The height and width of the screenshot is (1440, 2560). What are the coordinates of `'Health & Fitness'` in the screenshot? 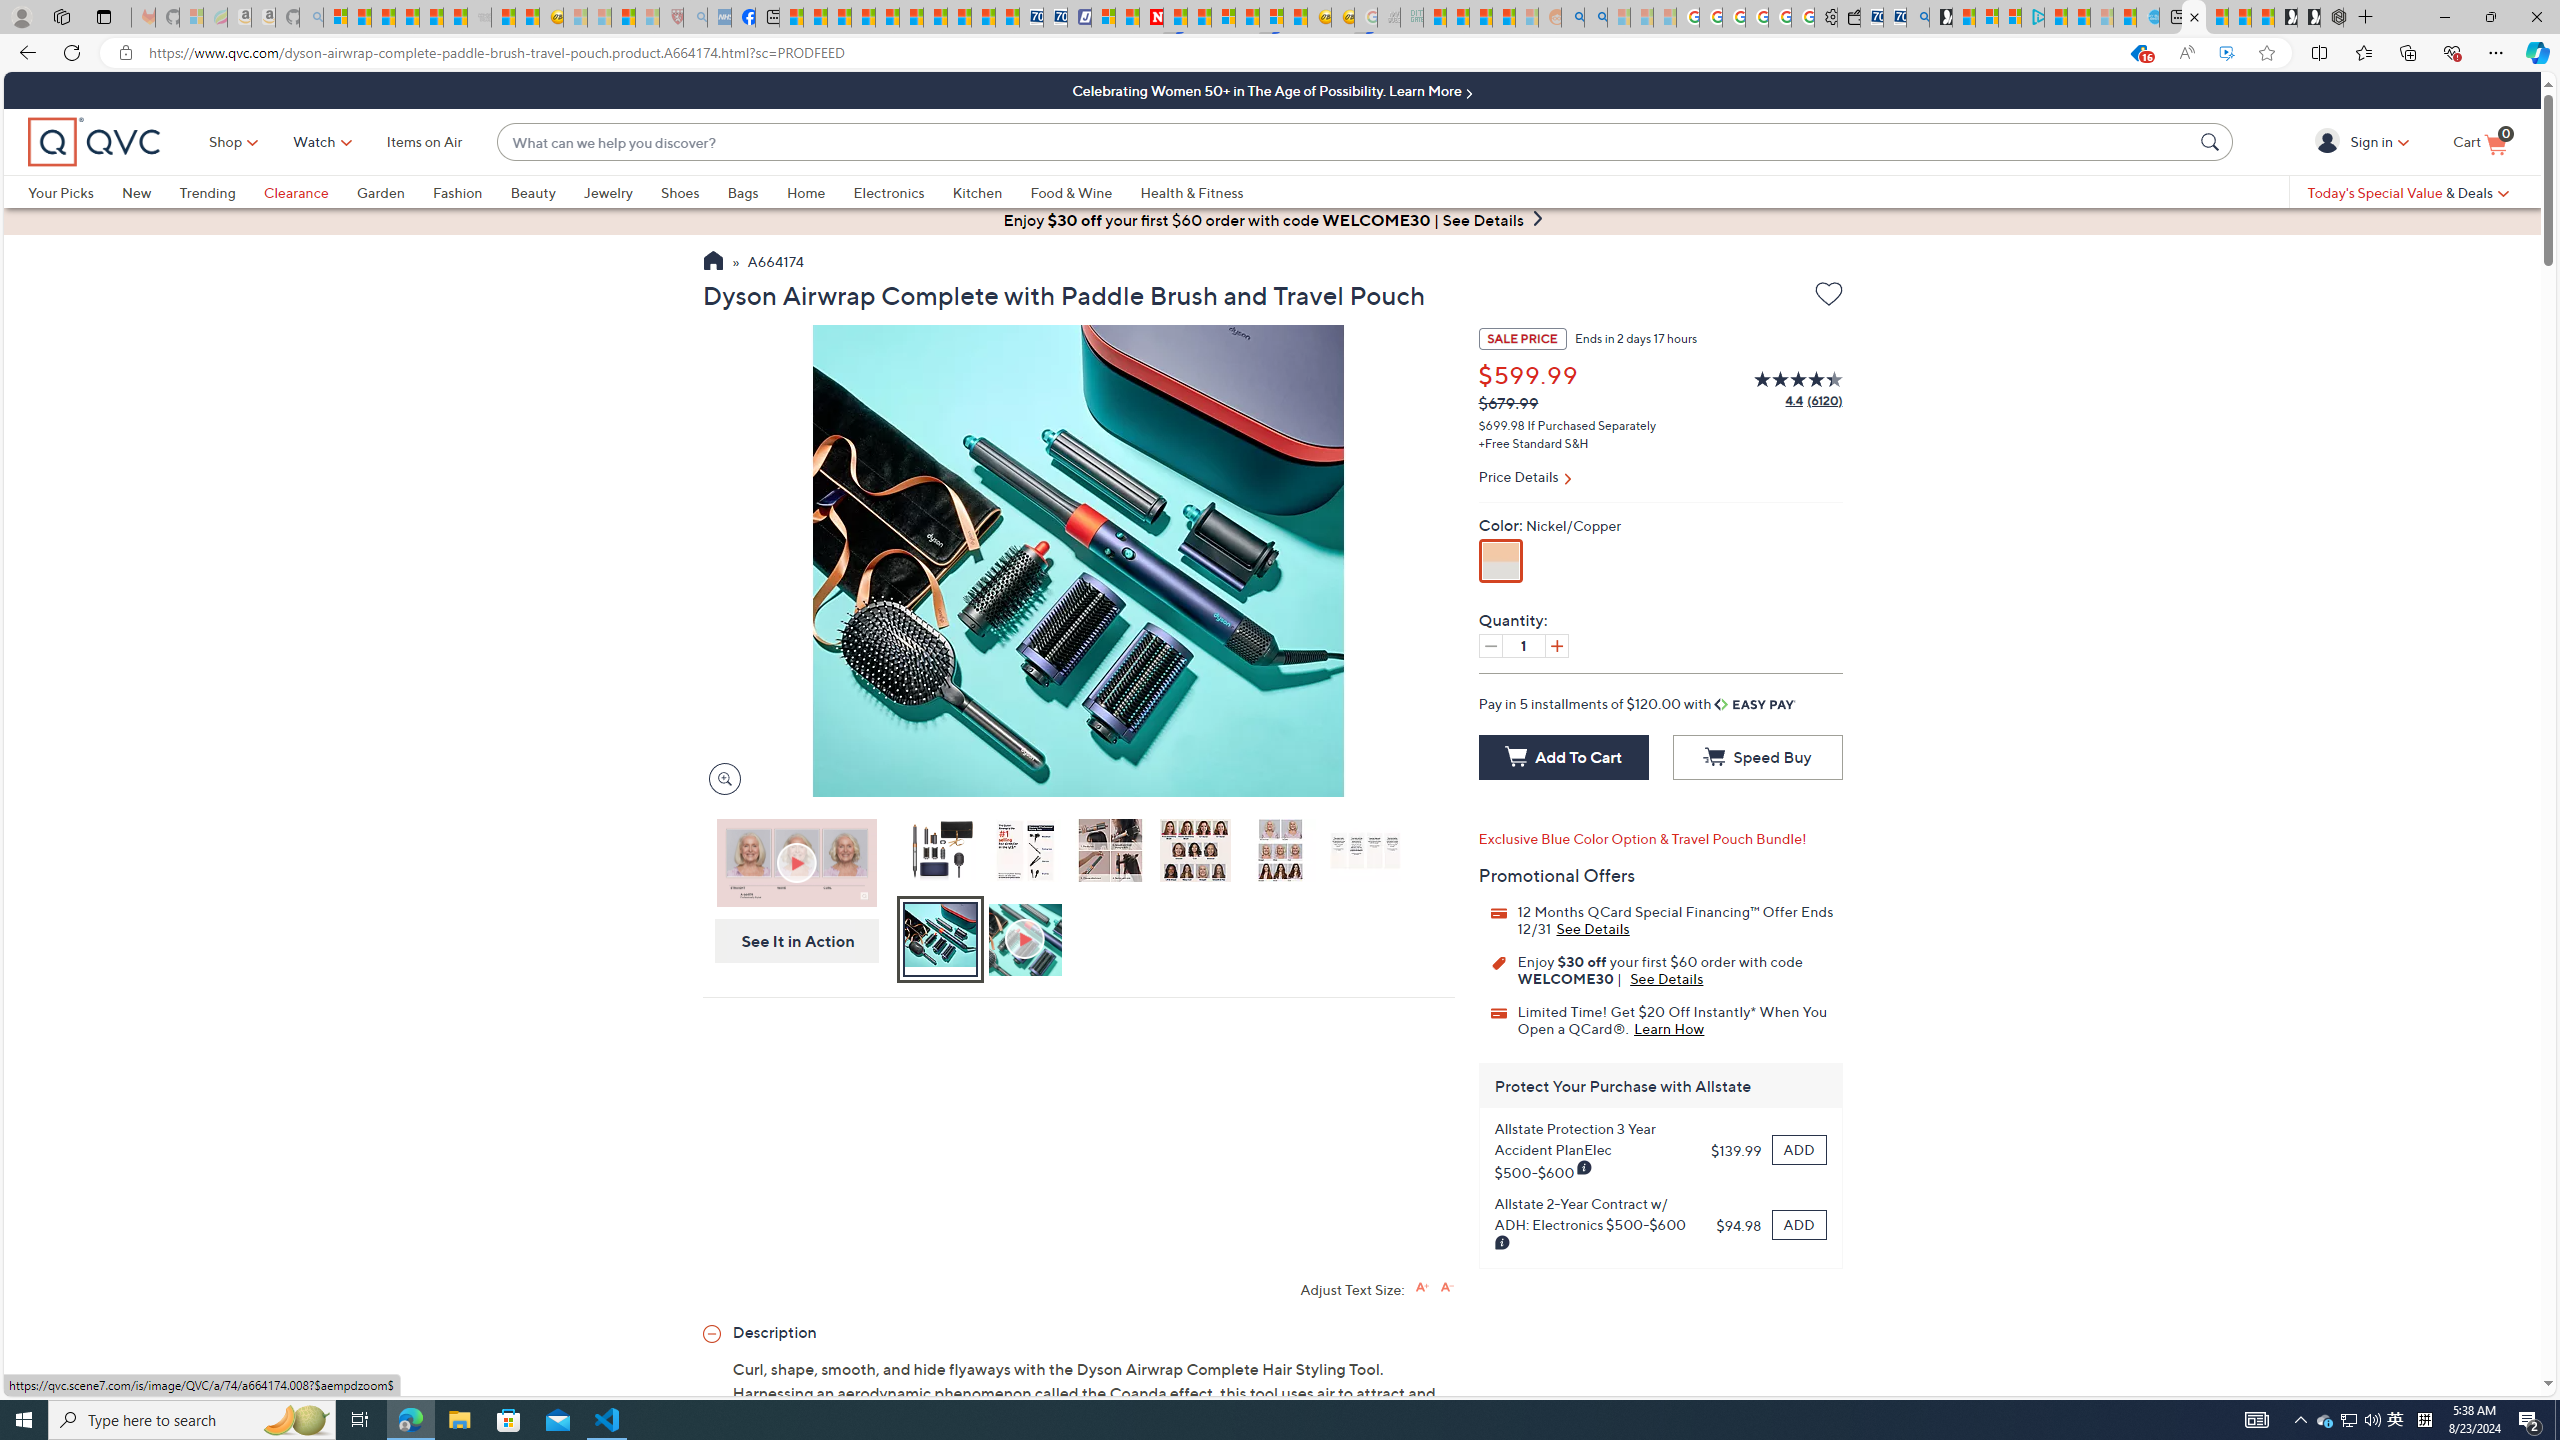 It's located at (1195, 191).